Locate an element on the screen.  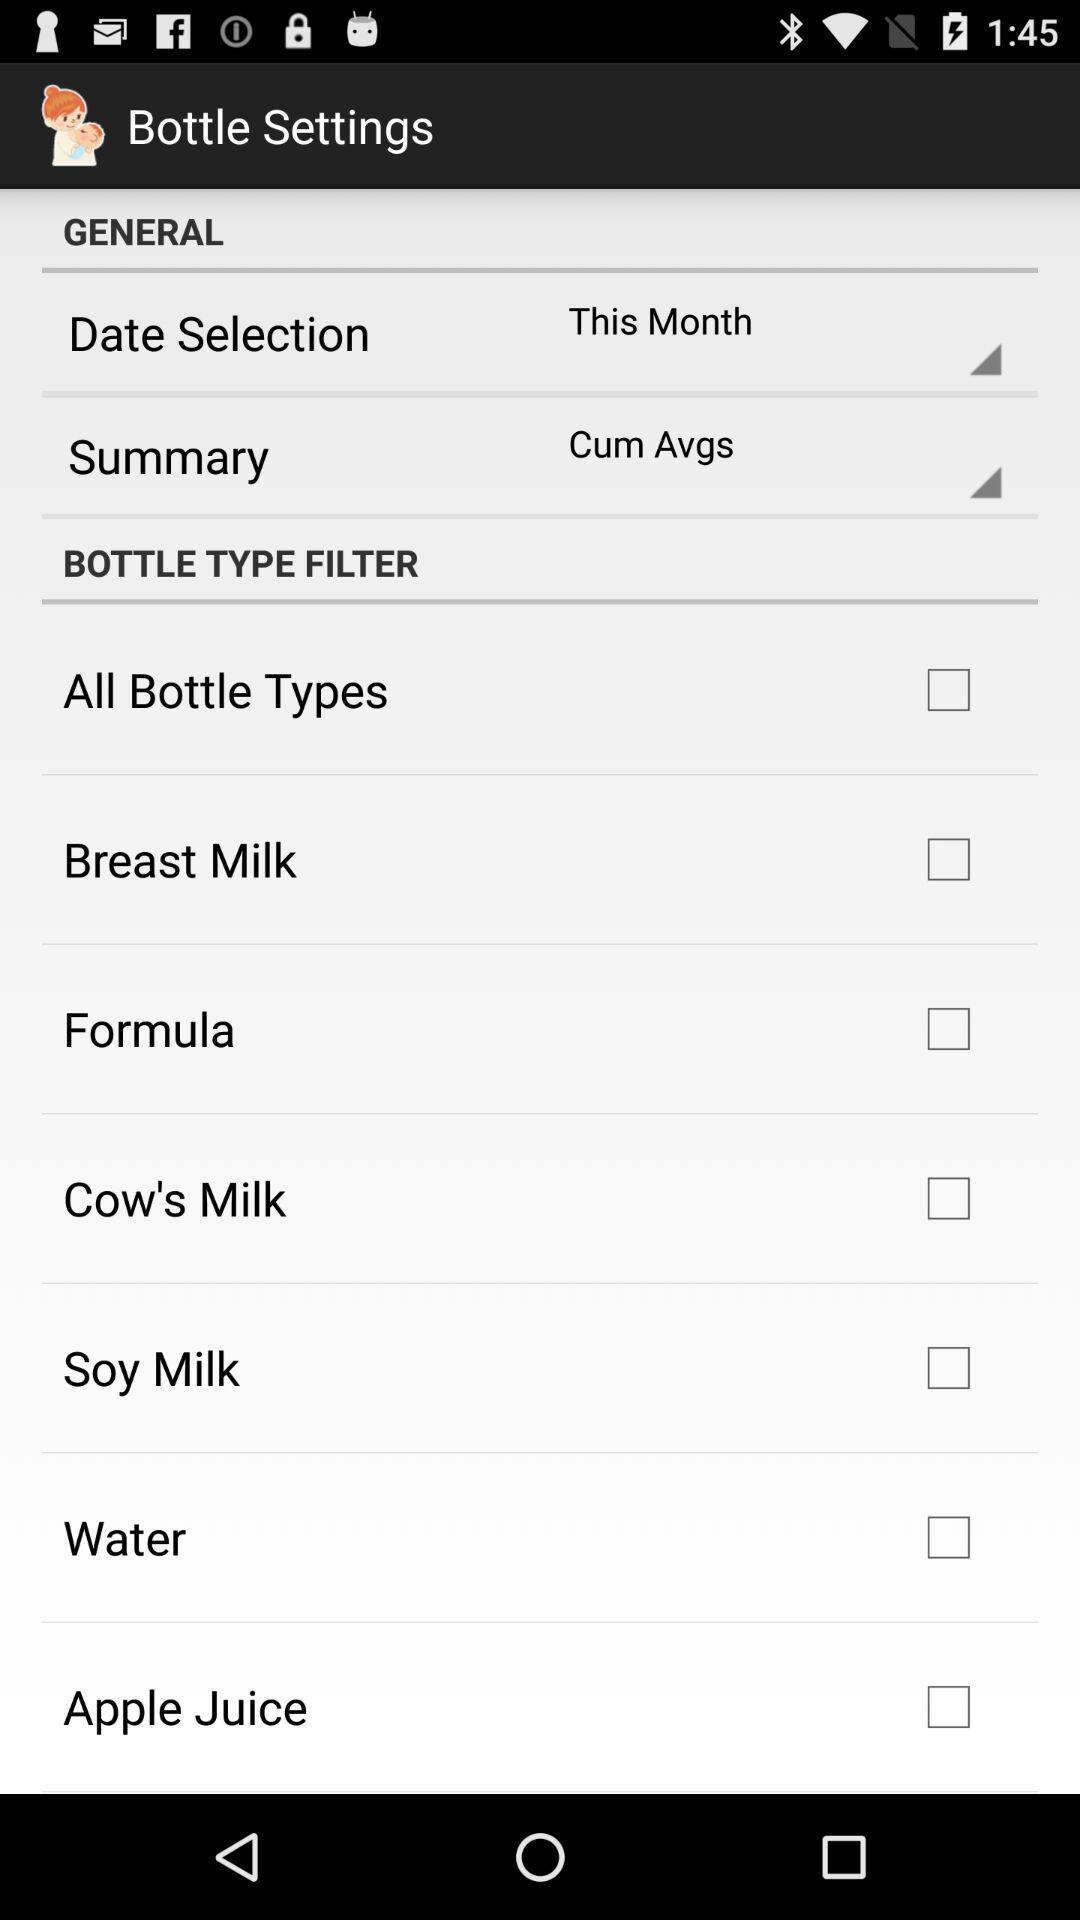
icon to the right of the date selection app is located at coordinates (768, 332).